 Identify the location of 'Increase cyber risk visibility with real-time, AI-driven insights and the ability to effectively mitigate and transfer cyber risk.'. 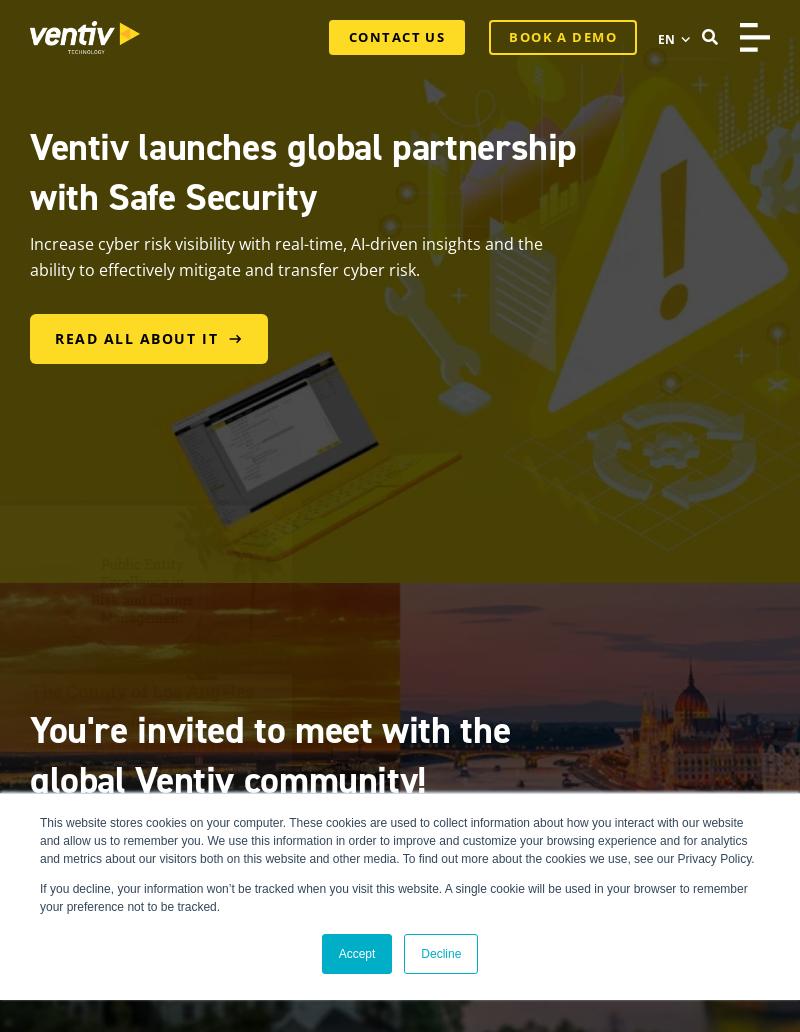
(286, 255).